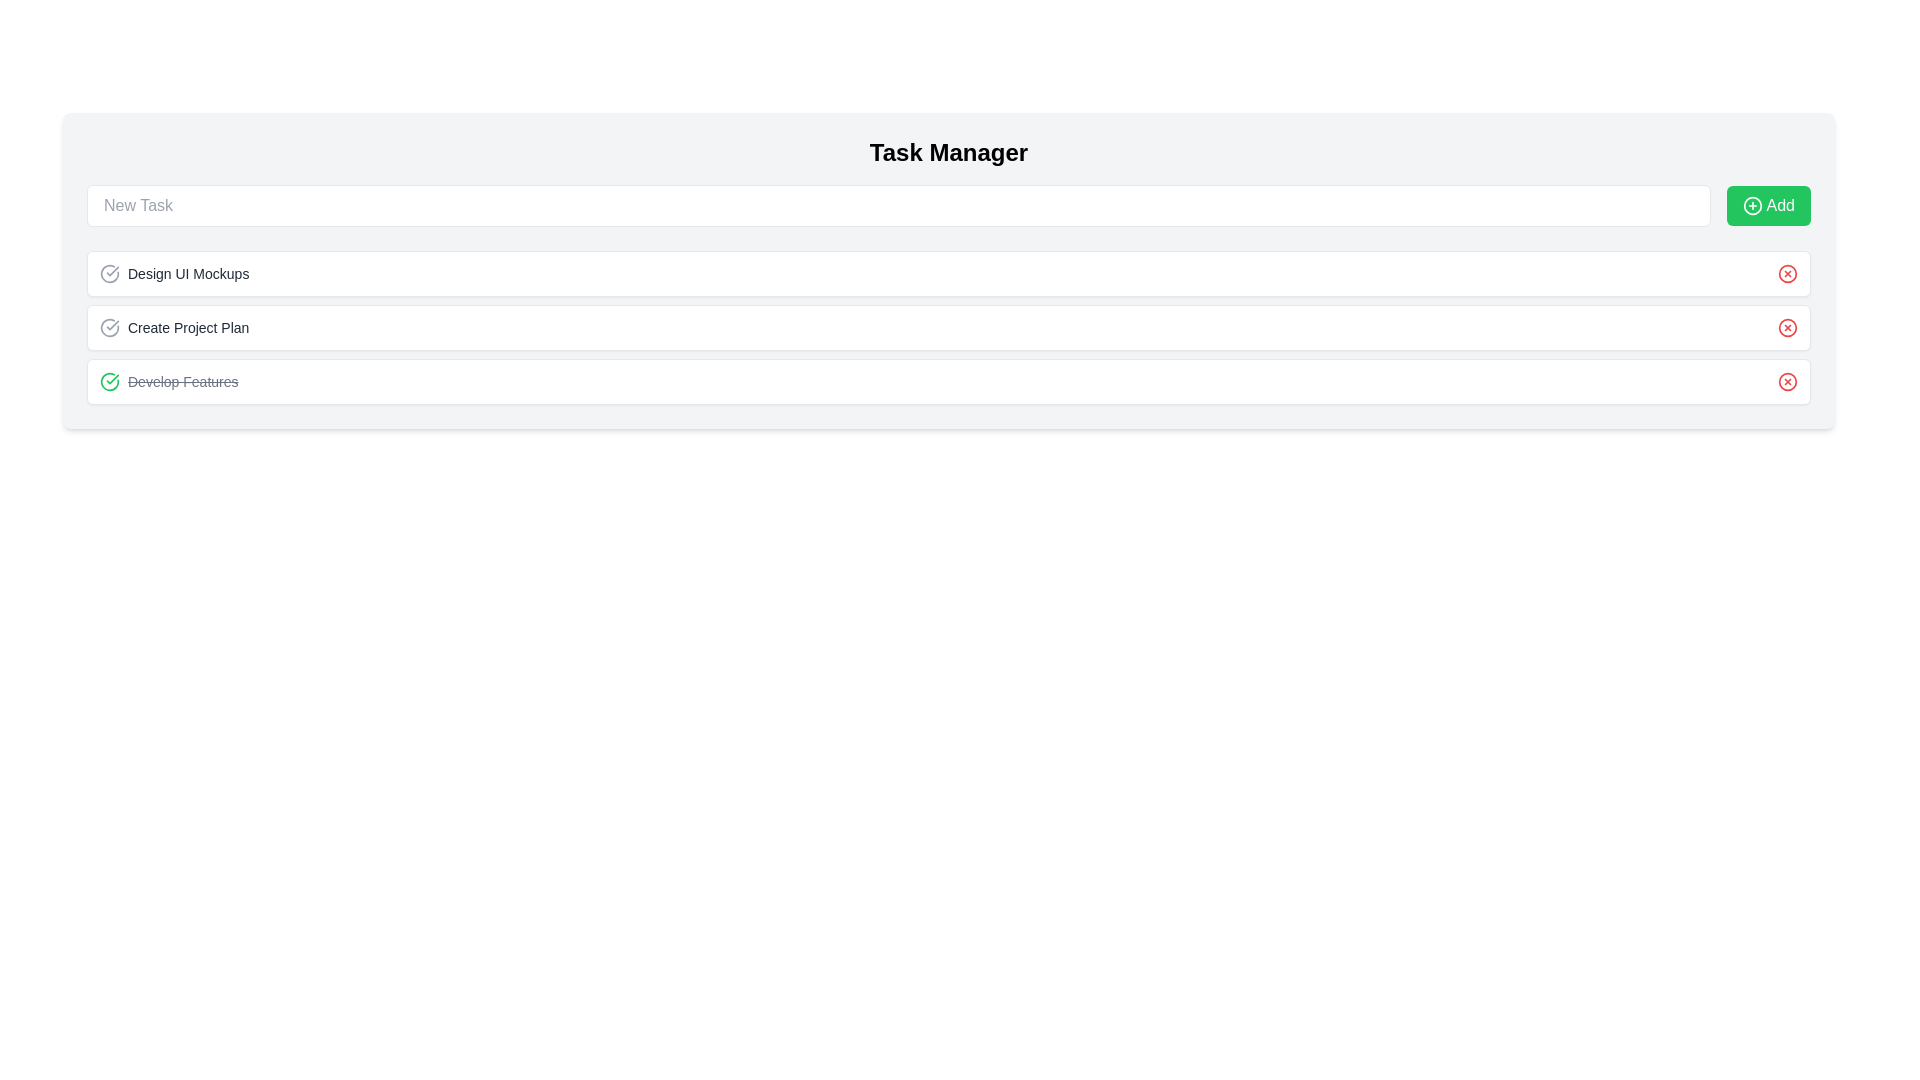  I want to click on the circular red button with a red cross symbol located at the far-right end of the 'Create Project Plan' task row, so click(1788, 326).